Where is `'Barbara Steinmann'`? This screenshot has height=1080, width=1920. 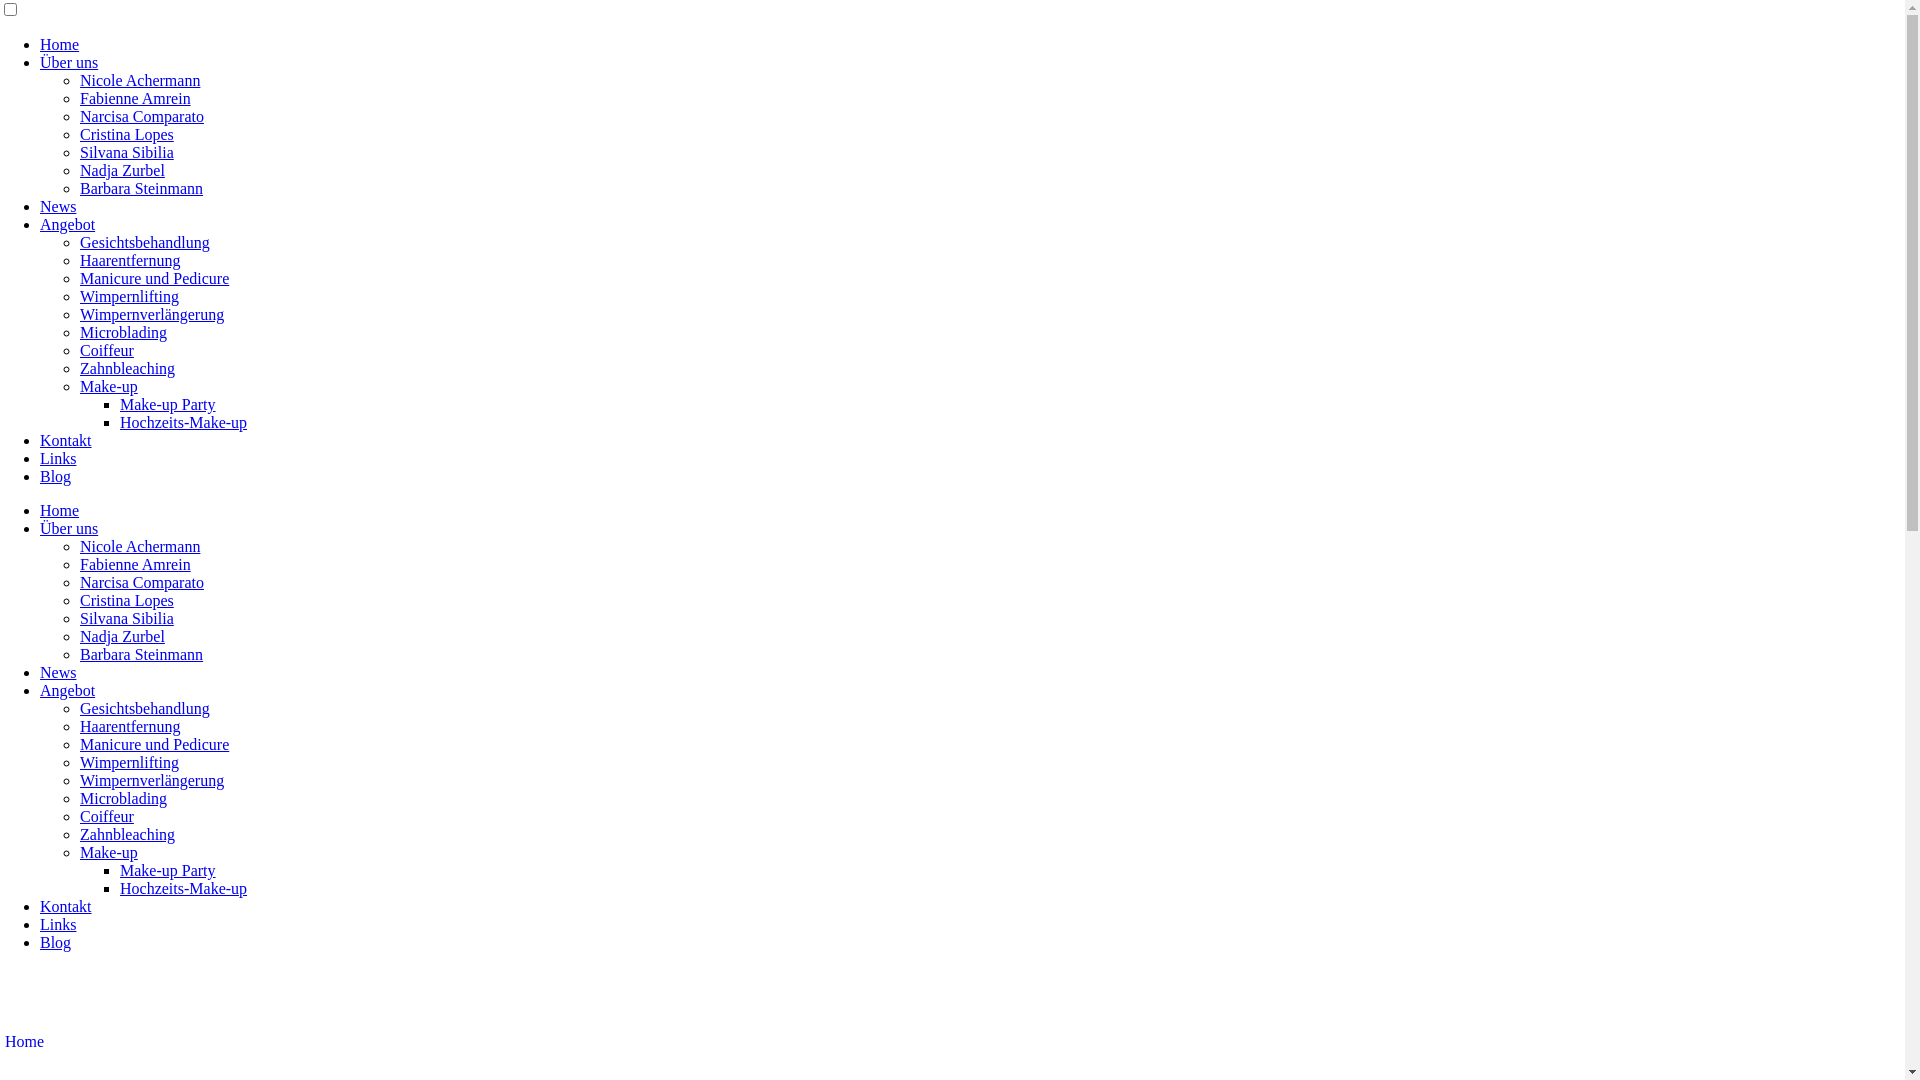 'Barbara Steinmann' is located at coordinates (80, 188).